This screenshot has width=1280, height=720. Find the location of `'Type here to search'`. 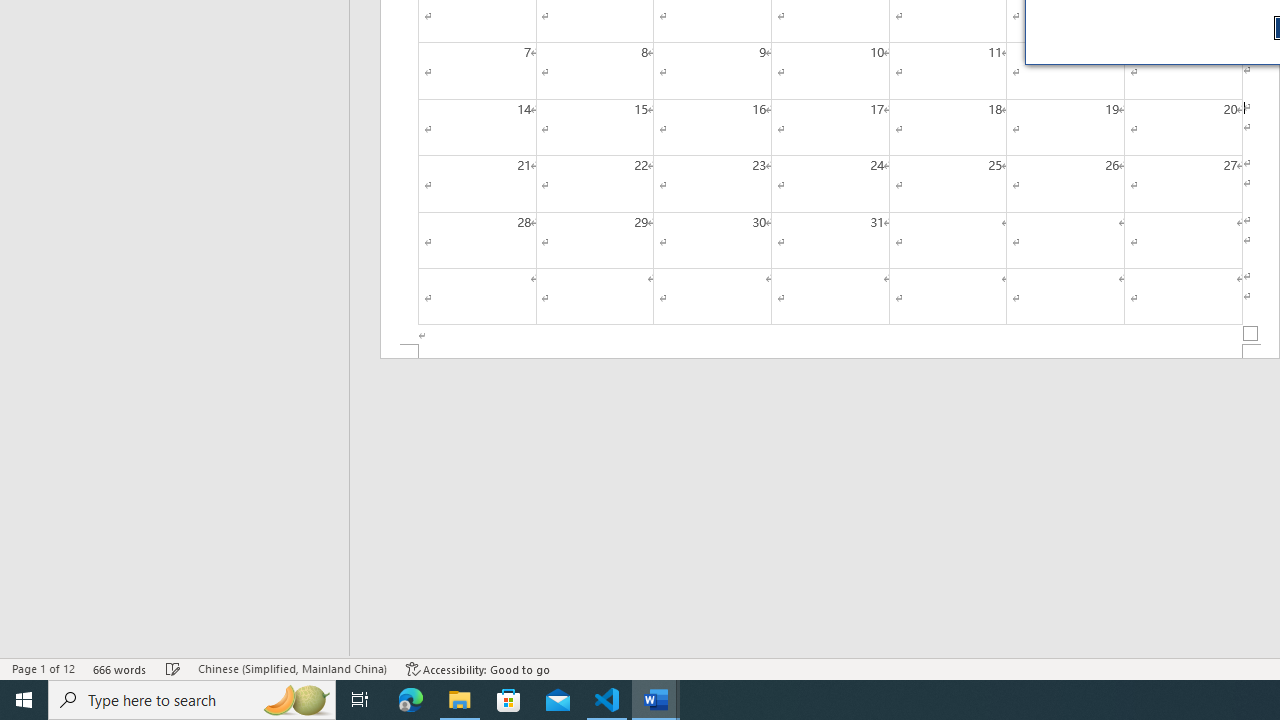

'Type here to search' is located at coordinates (192, 698).